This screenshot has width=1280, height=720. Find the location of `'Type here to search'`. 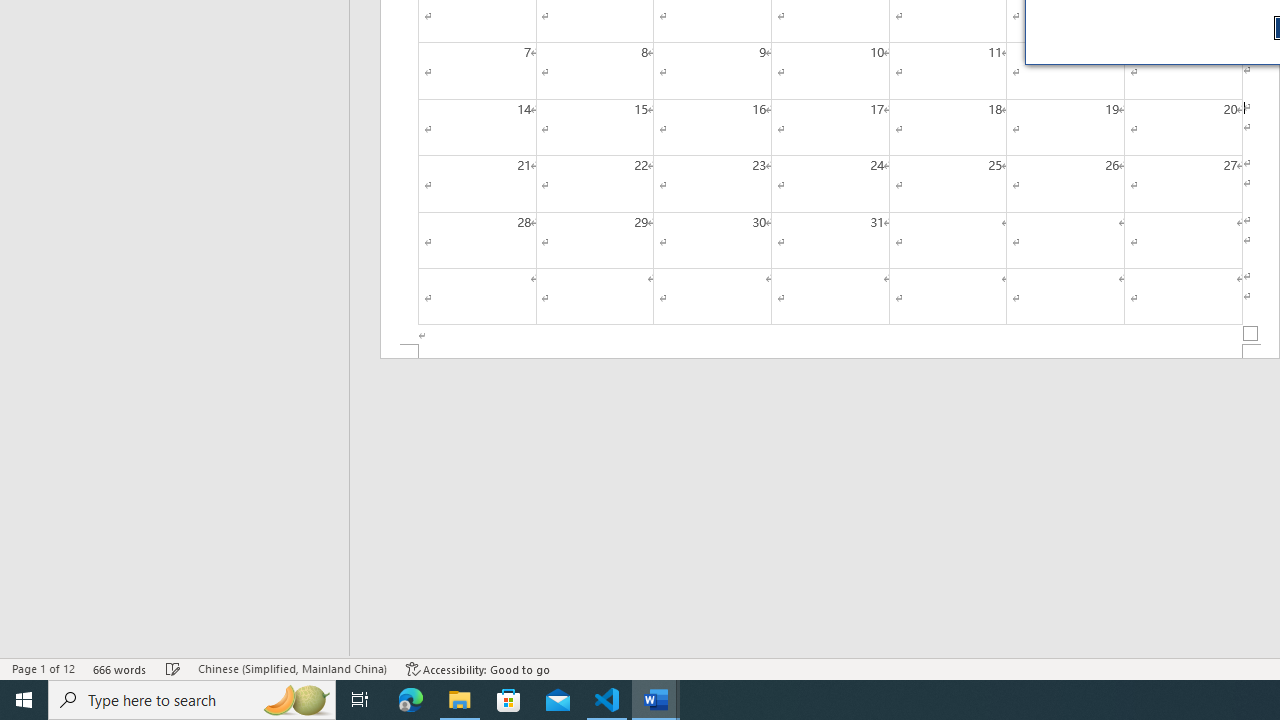

'Type here to search' is located at coordinates (192, 698).